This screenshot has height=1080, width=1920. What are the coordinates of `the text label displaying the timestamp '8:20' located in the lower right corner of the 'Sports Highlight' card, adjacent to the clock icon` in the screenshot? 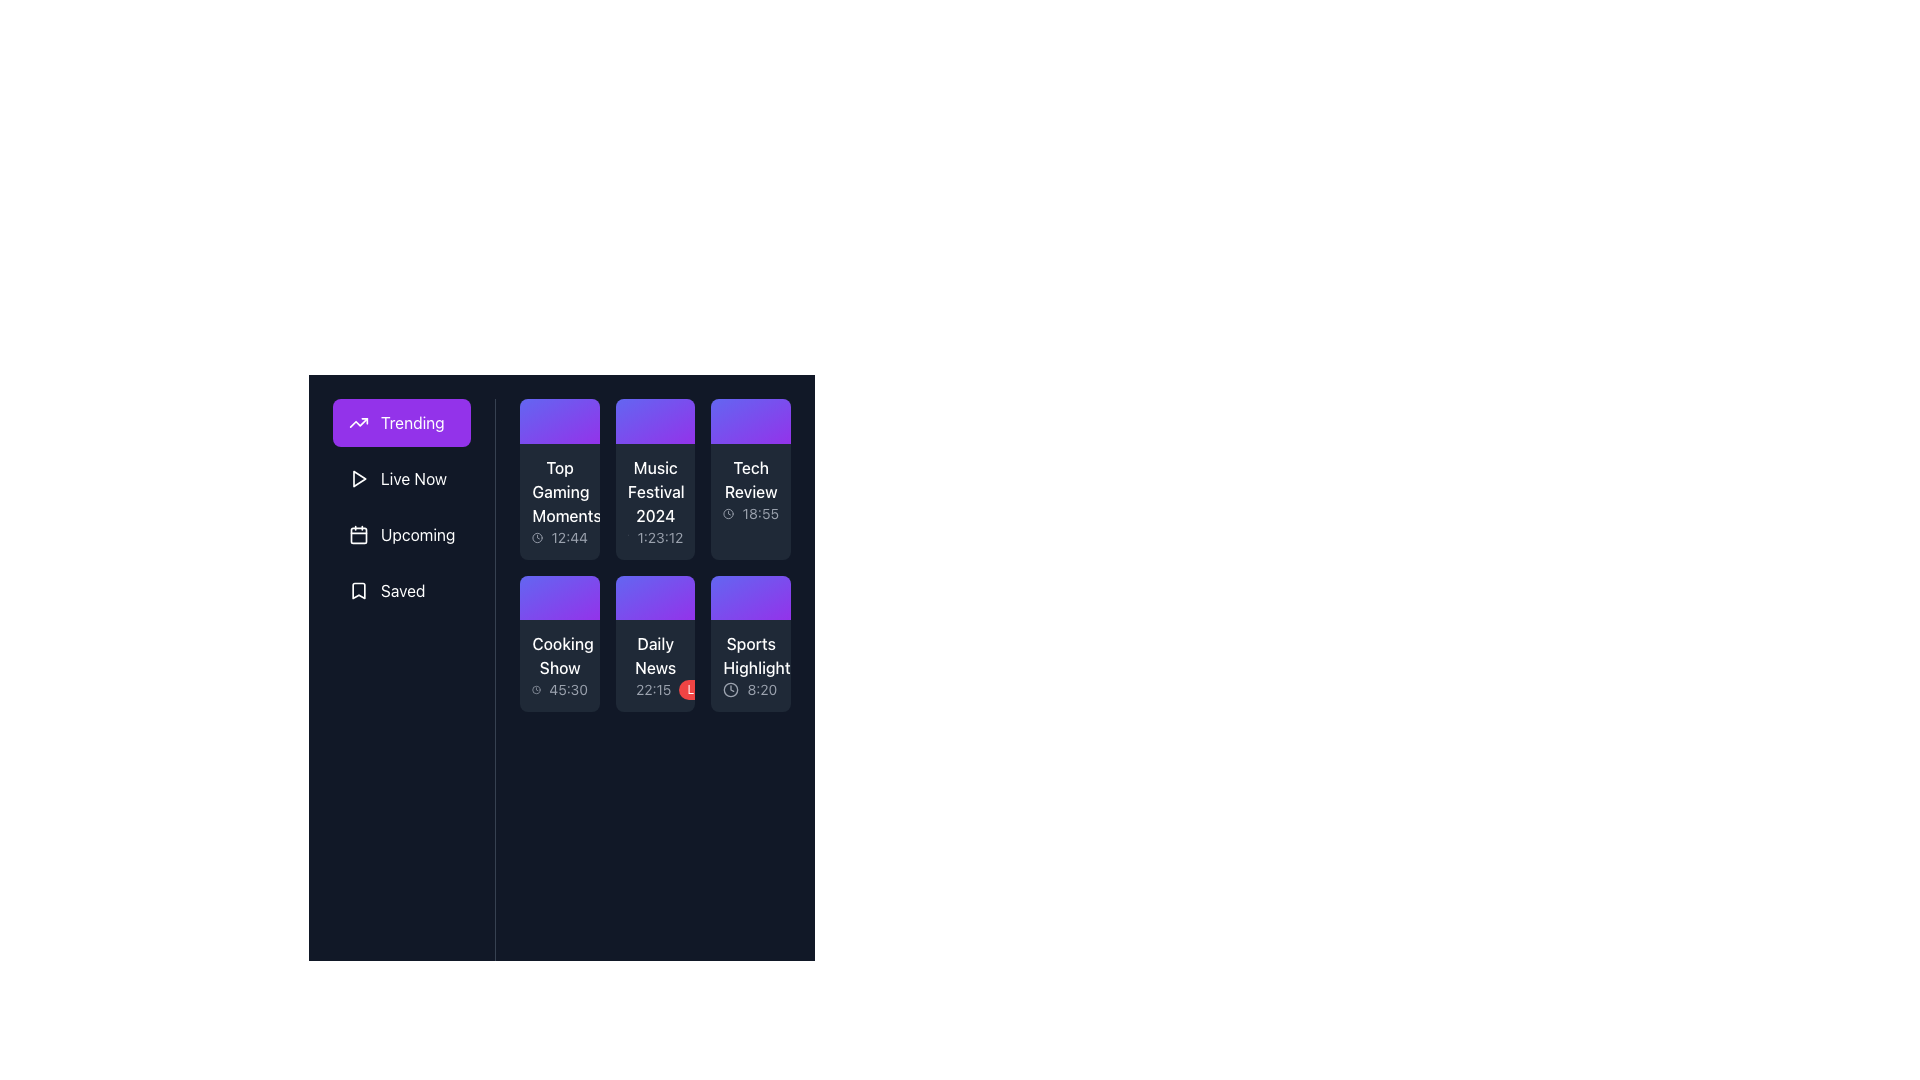 It's located at (750, 689).